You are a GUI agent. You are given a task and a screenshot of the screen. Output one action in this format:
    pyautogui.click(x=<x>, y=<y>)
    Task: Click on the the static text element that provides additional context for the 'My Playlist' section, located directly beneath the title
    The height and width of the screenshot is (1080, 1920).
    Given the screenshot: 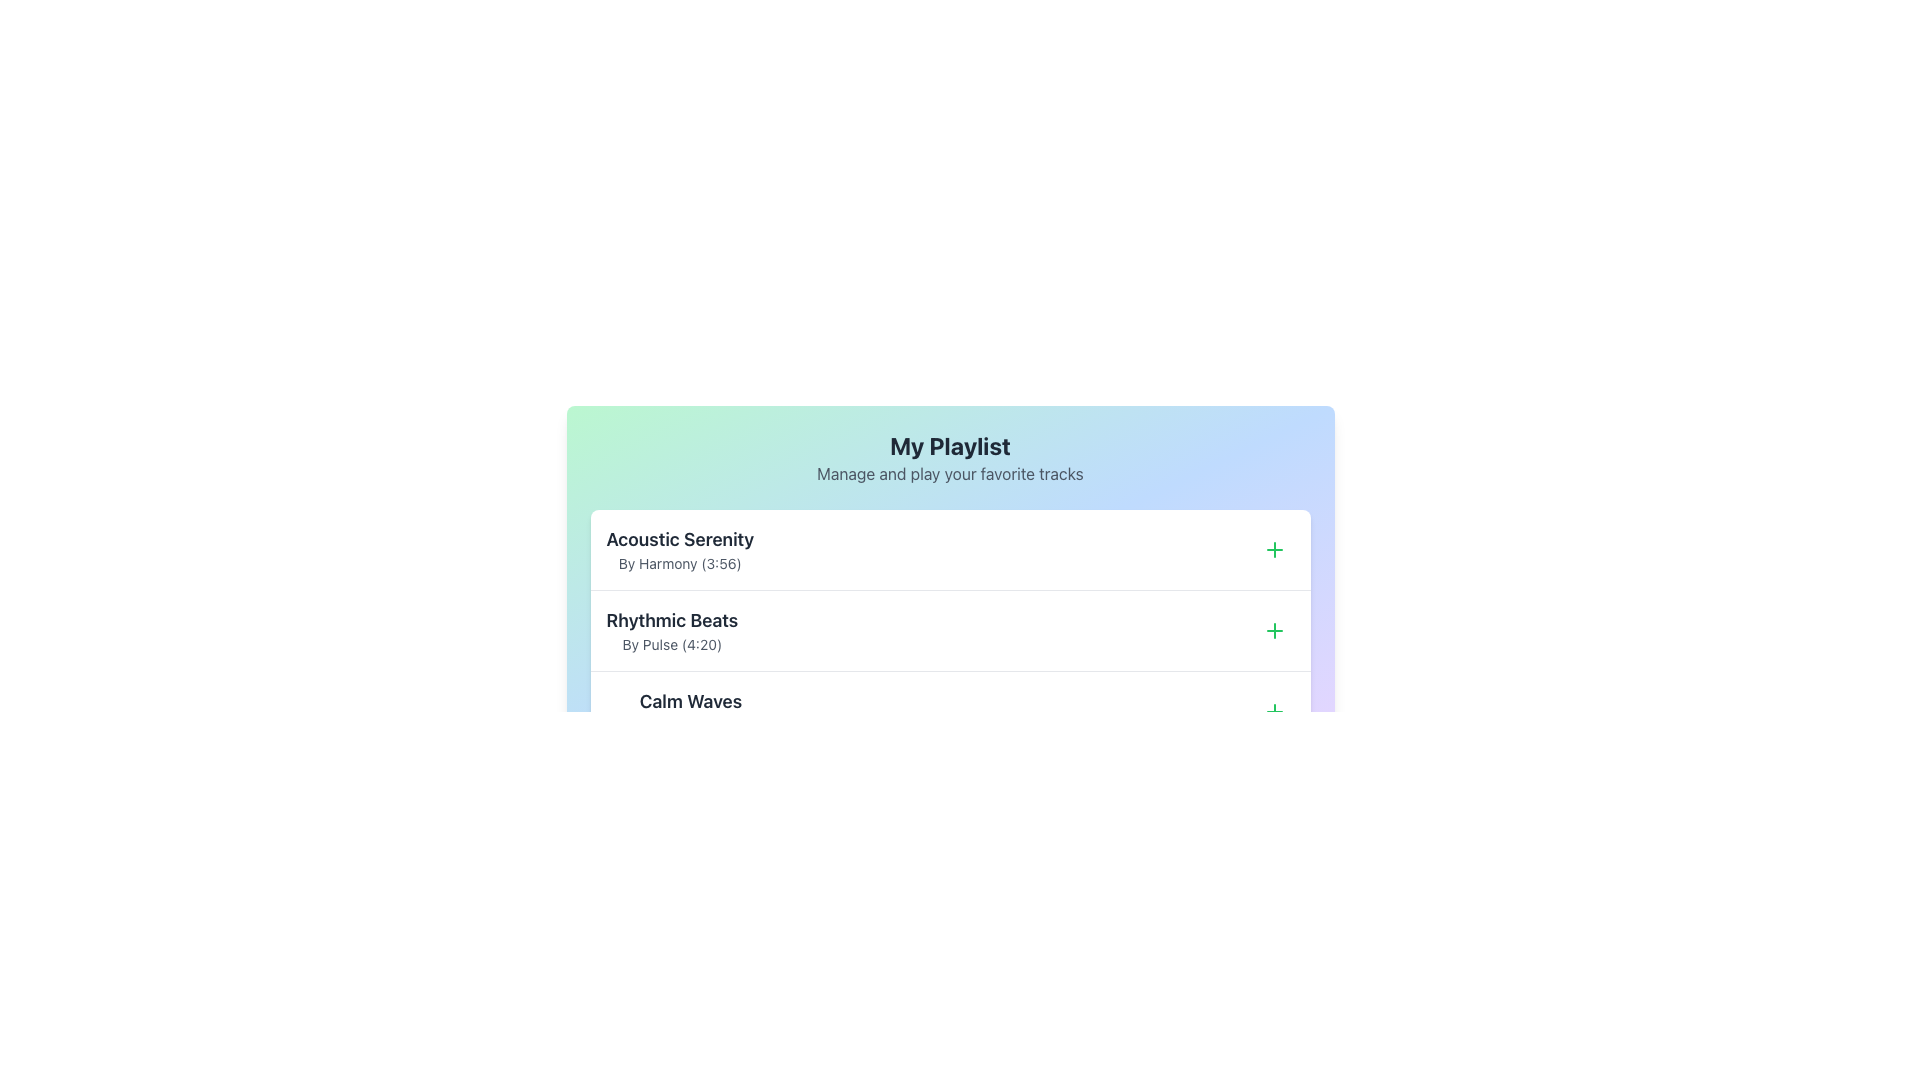 What is the action you would take?
    pyautogui.click(x=949, y=474)
    